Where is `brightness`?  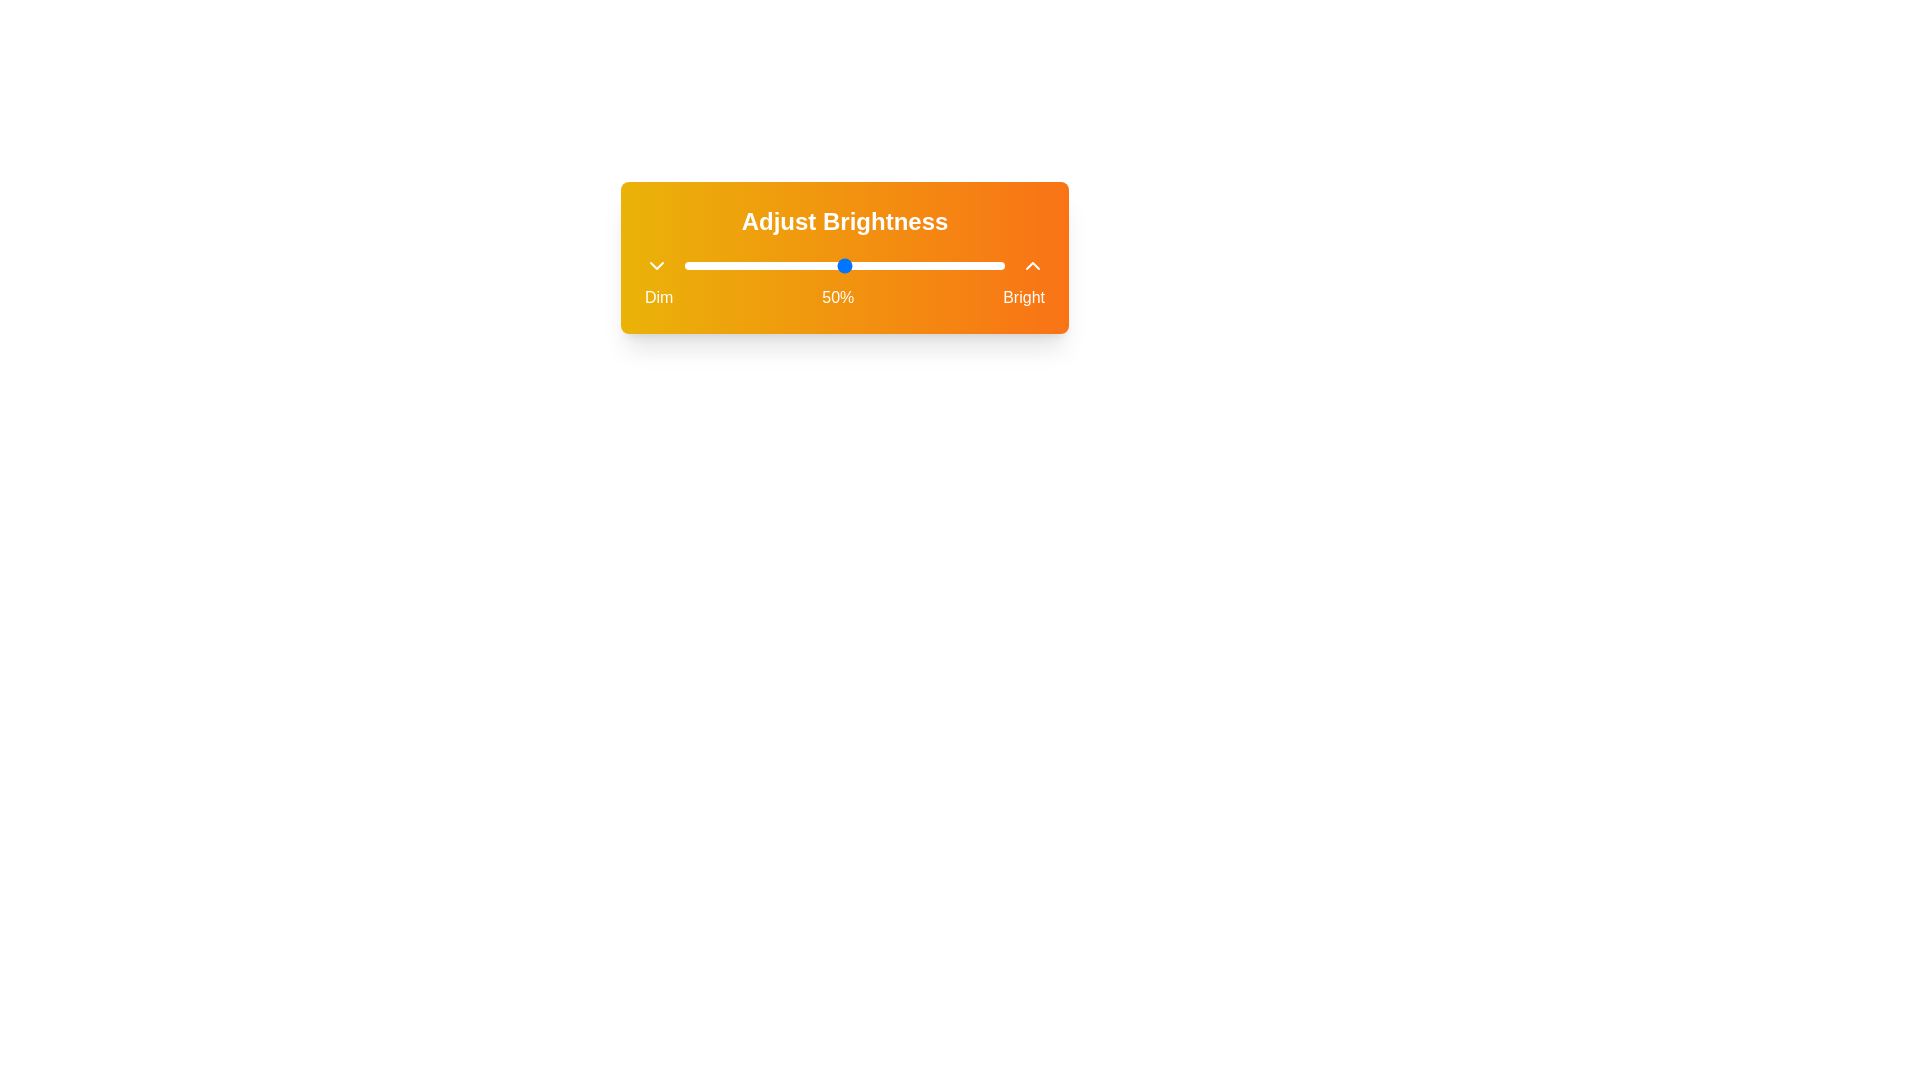
brightness is located at coordinates (873, 265).